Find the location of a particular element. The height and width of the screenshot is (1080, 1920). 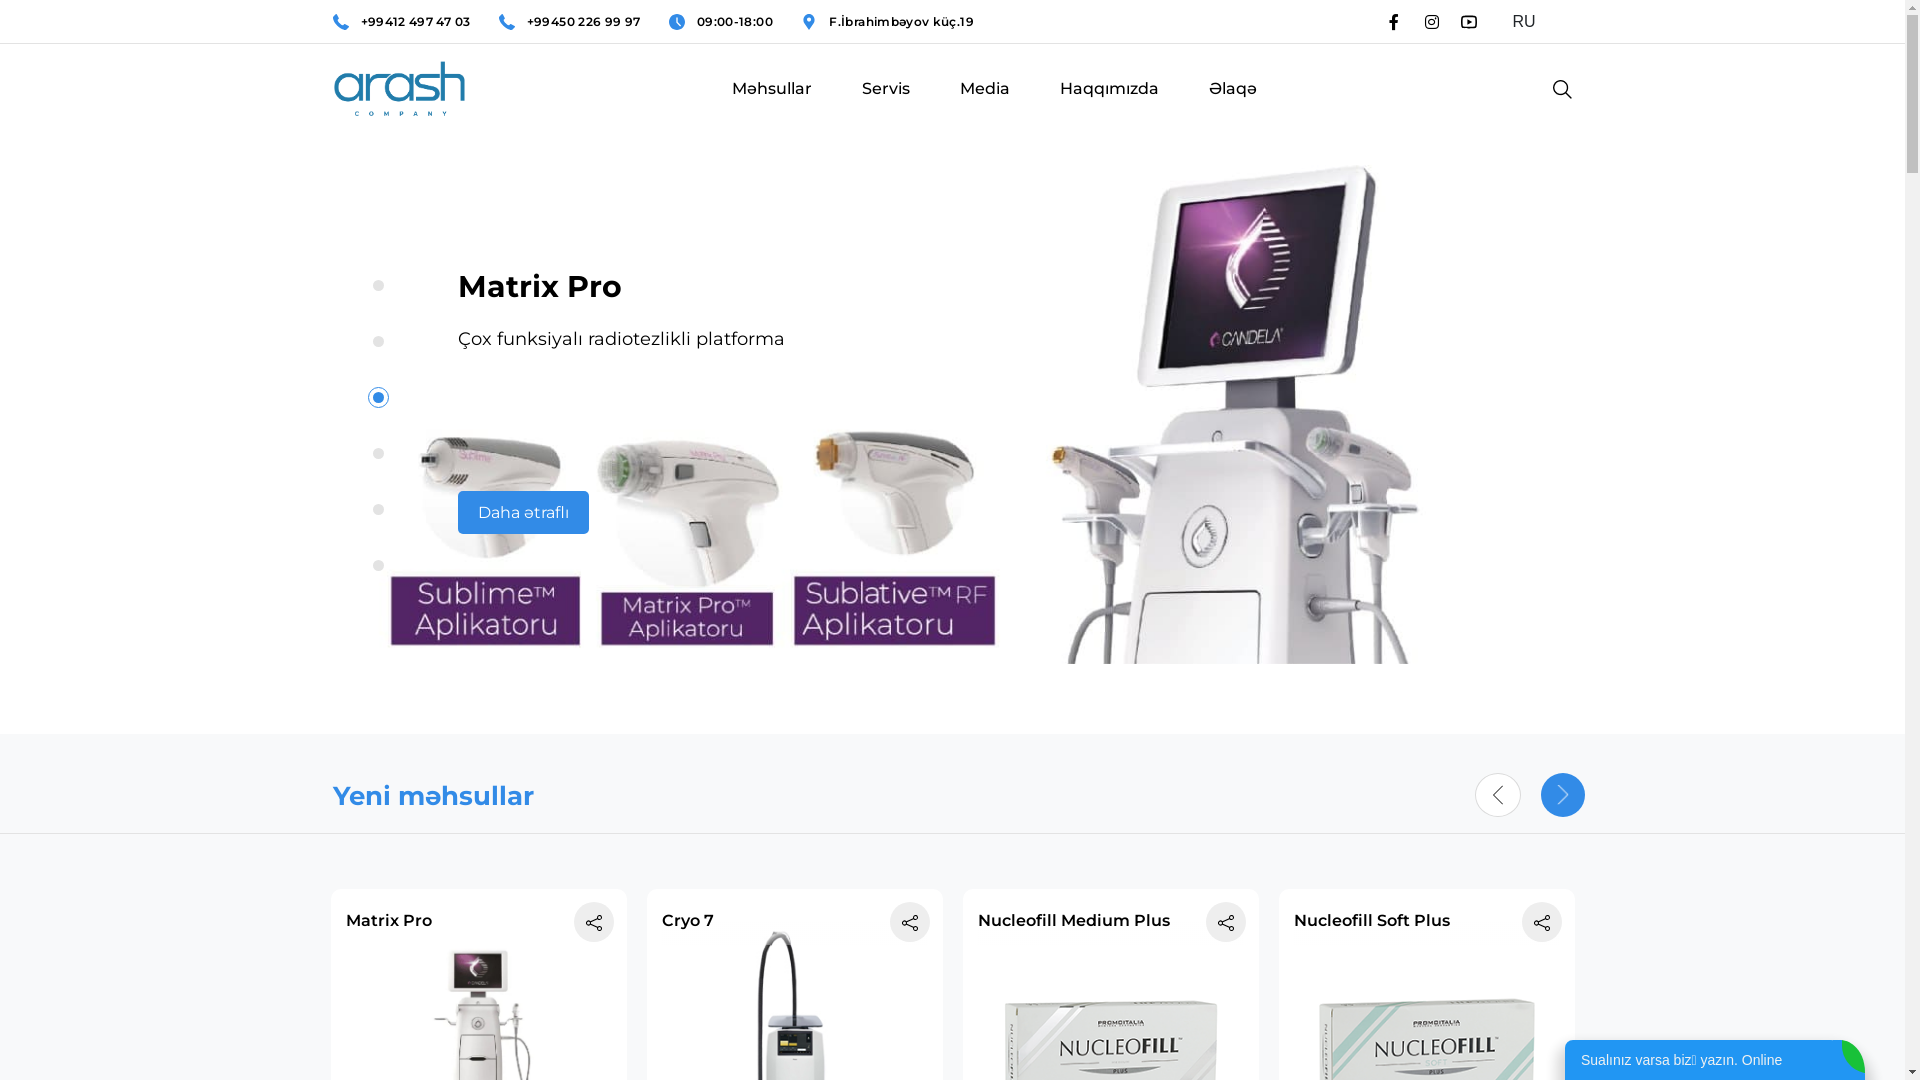

'RU' is located at coordinates (1533, 22).